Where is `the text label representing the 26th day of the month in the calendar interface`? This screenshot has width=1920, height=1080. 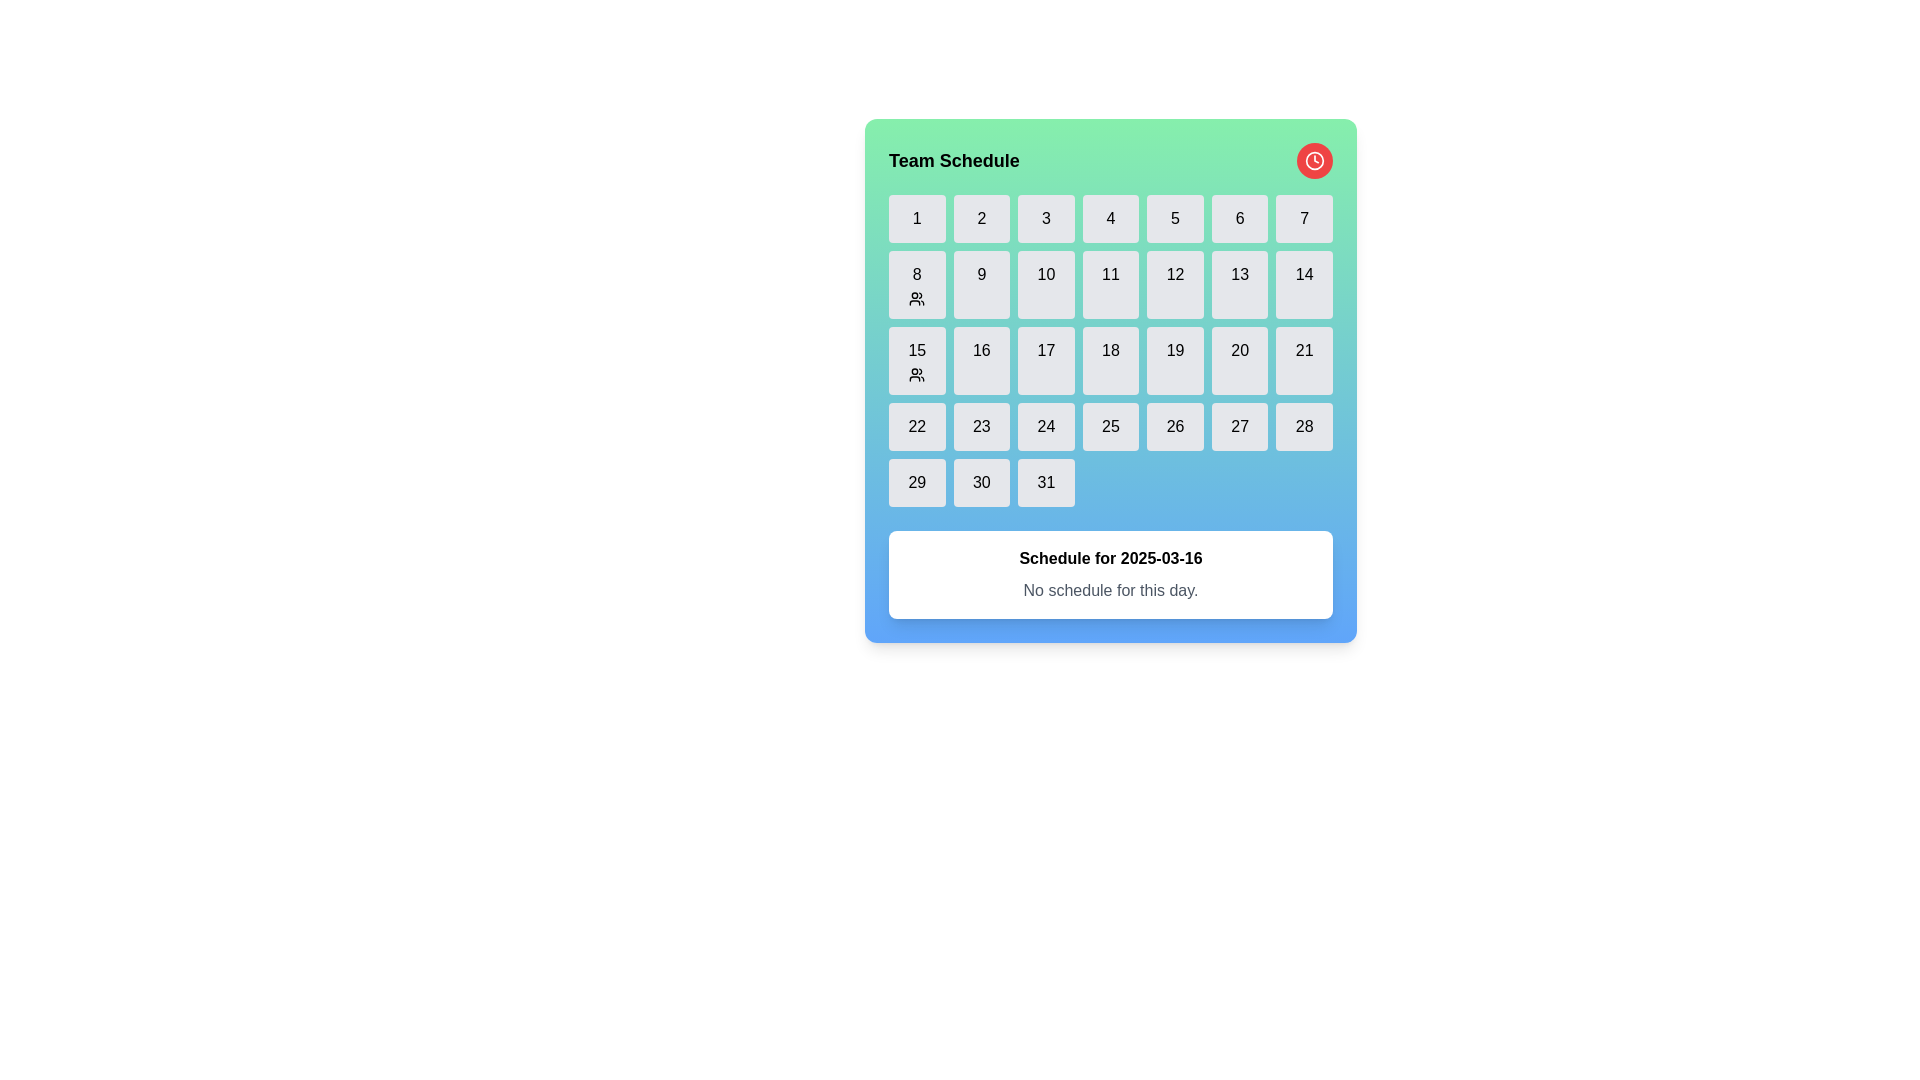 the text label representing the 26th day of the month in the calendar interface is located at coordinates (1175, 426).